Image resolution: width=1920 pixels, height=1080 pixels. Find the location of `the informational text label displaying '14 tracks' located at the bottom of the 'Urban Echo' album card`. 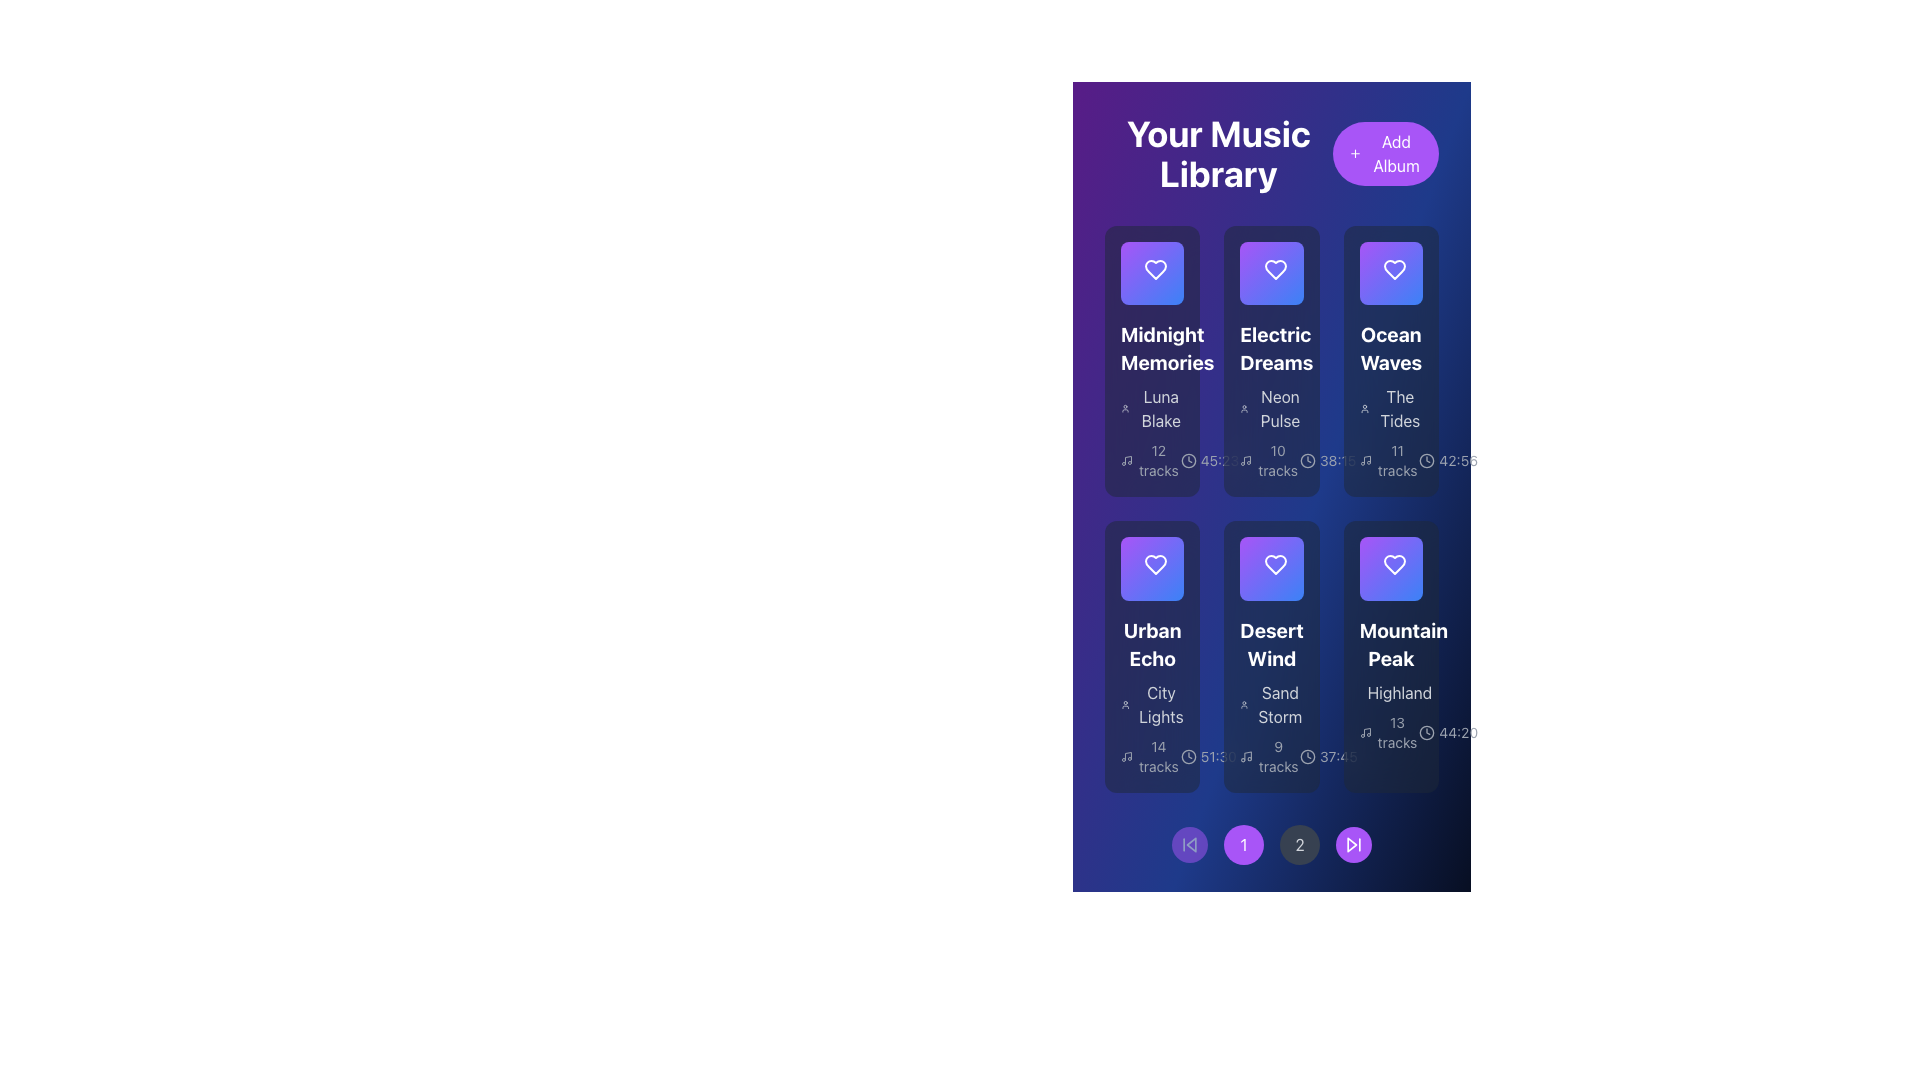

the informational text label displaying '14 tracks' located at the bottom of the 'Urban Echo' album card is located at coordinates (1158, 756).